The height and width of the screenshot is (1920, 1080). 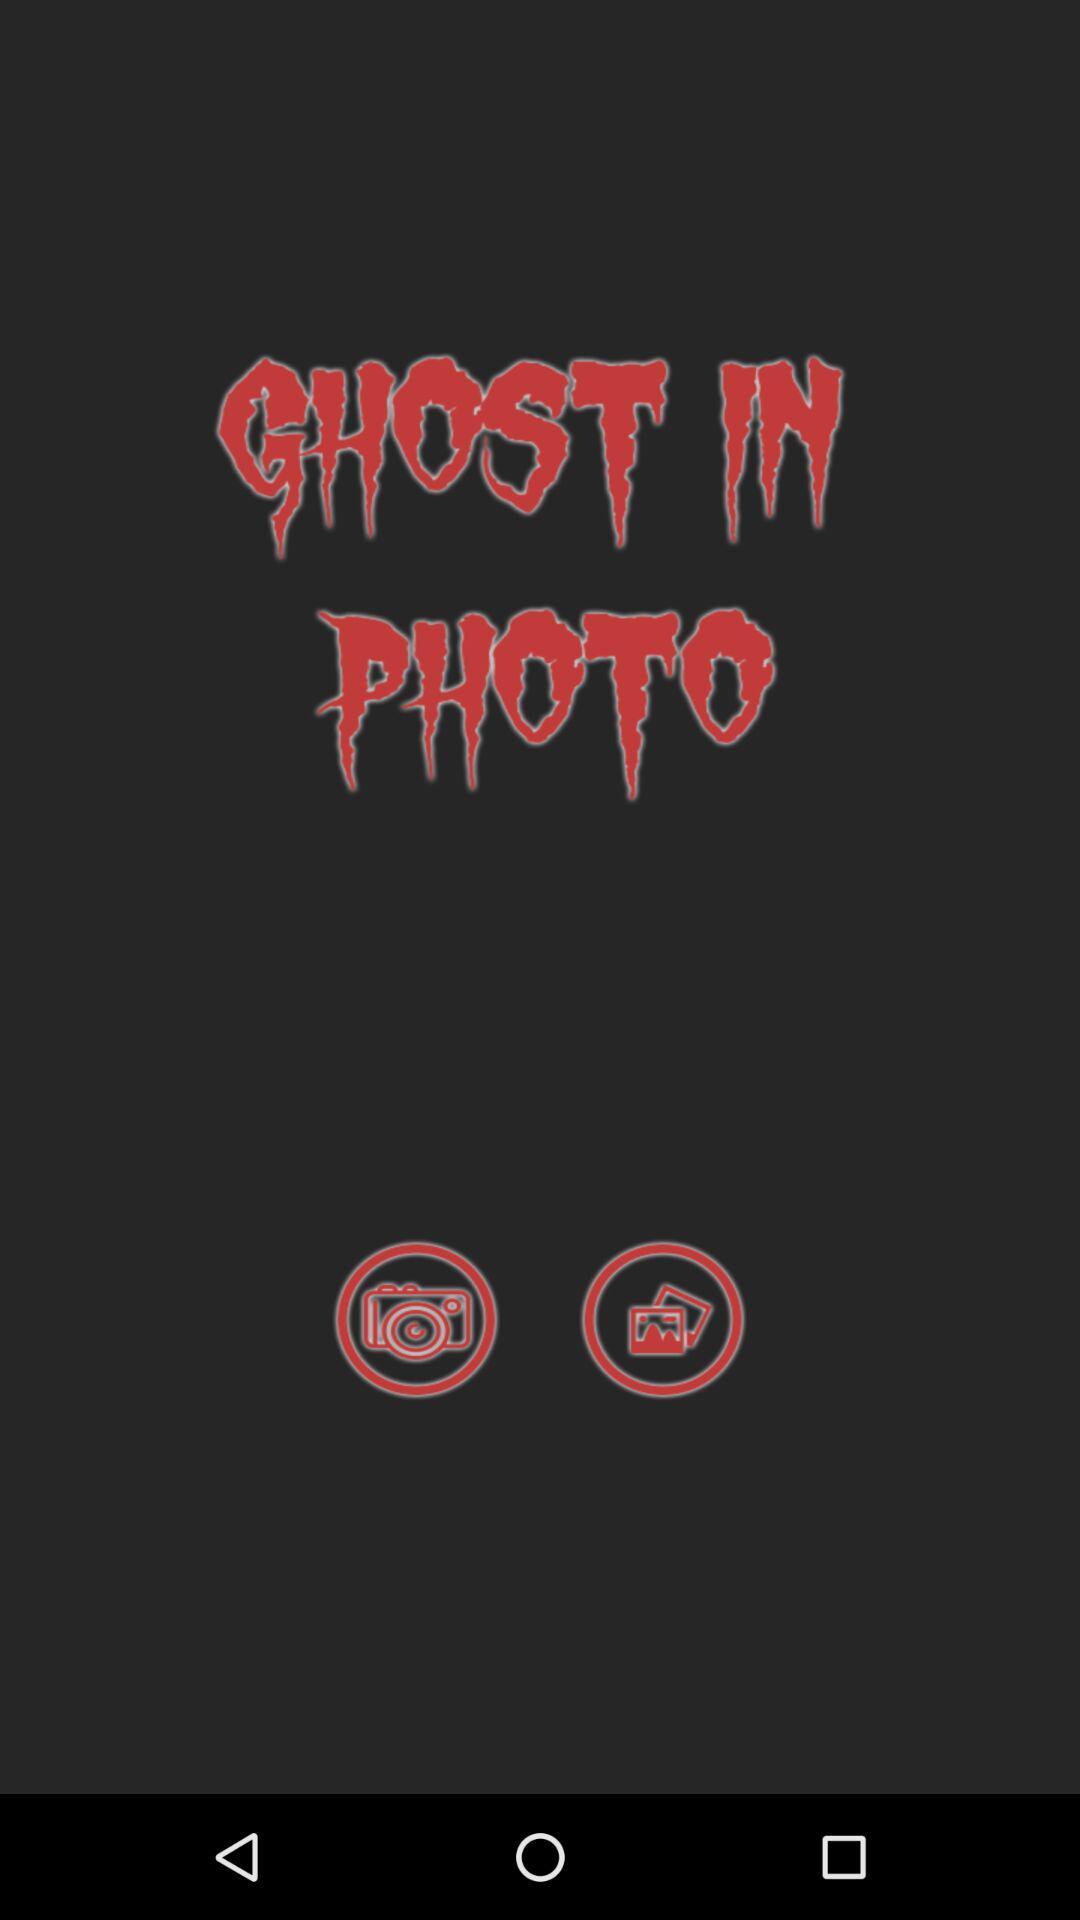 What do you see at coordinates (663, 1319) in the screenshot?
I see `photo` at bounding box center [663, 1319].